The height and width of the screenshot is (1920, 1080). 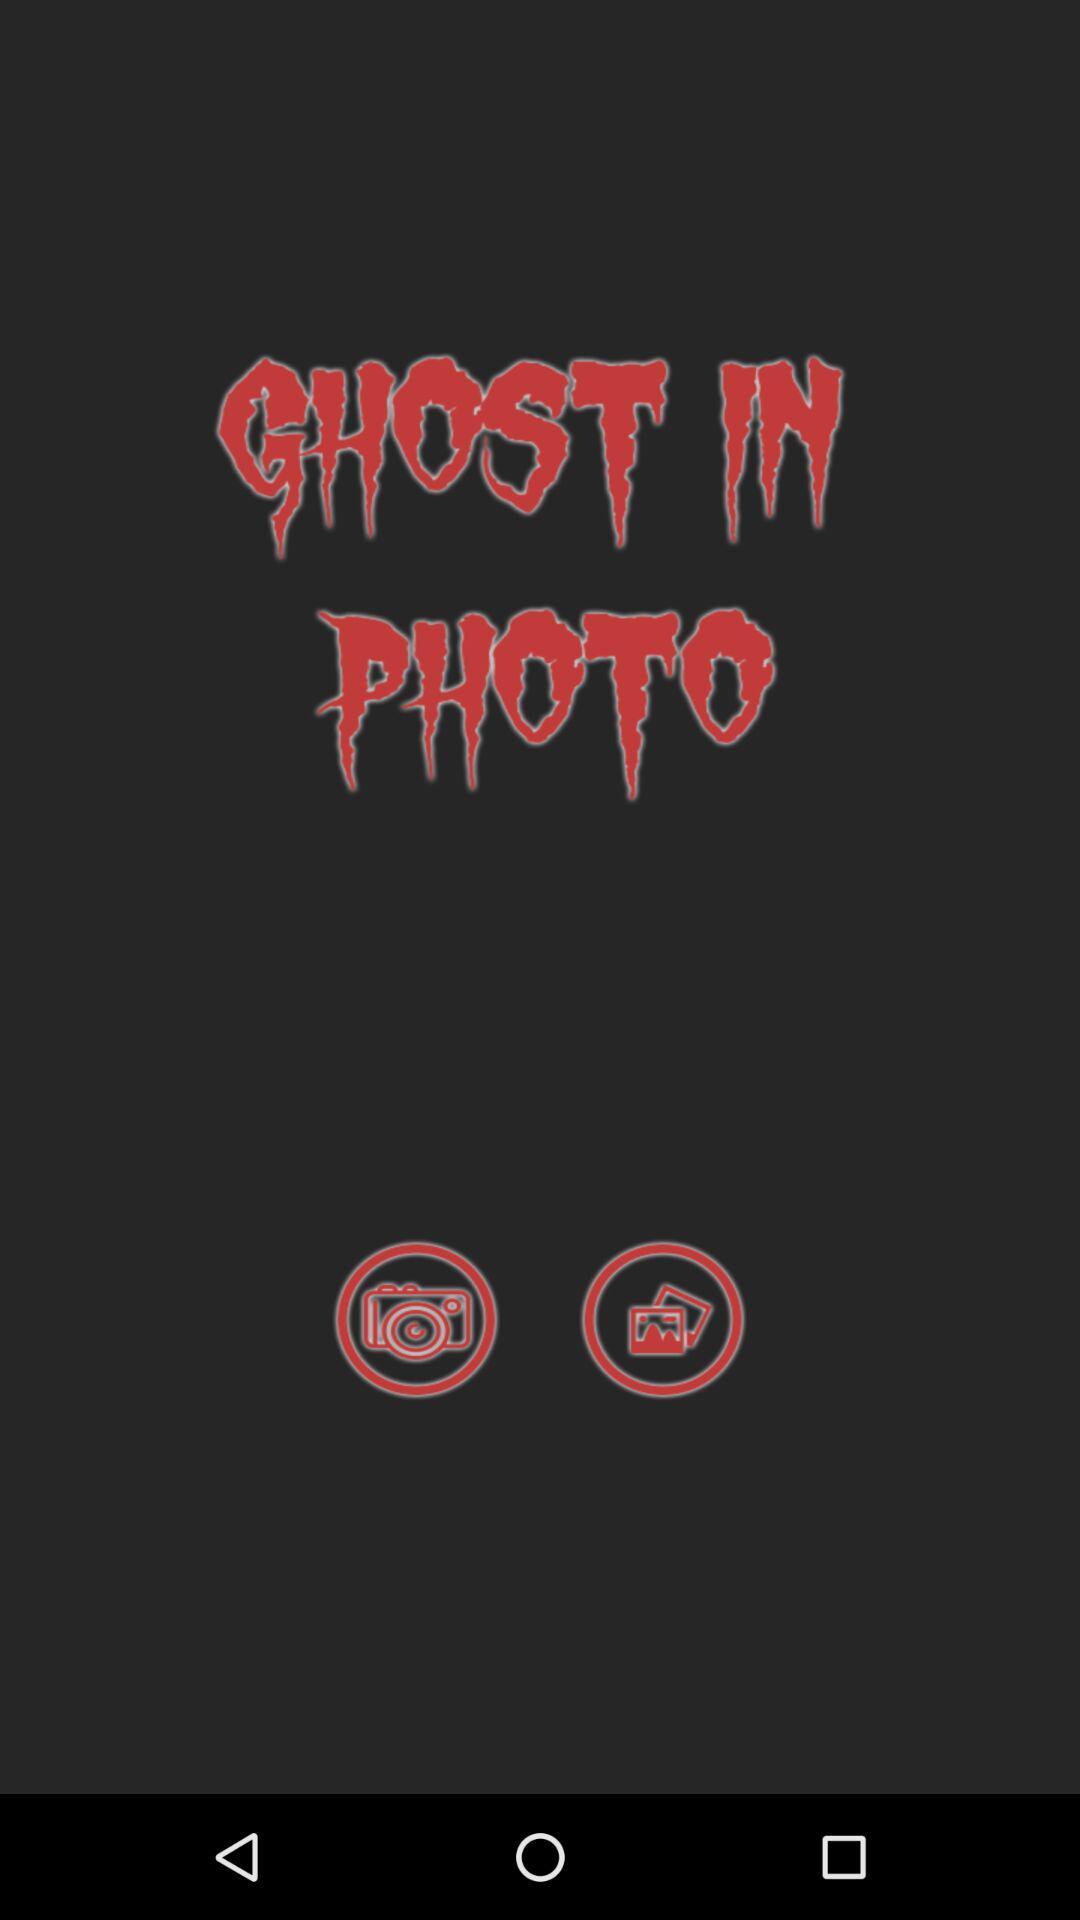 What do you see at coordinates (663, 1319) in the screenshot?
I see `photo` at bounding box center [663, 1319].